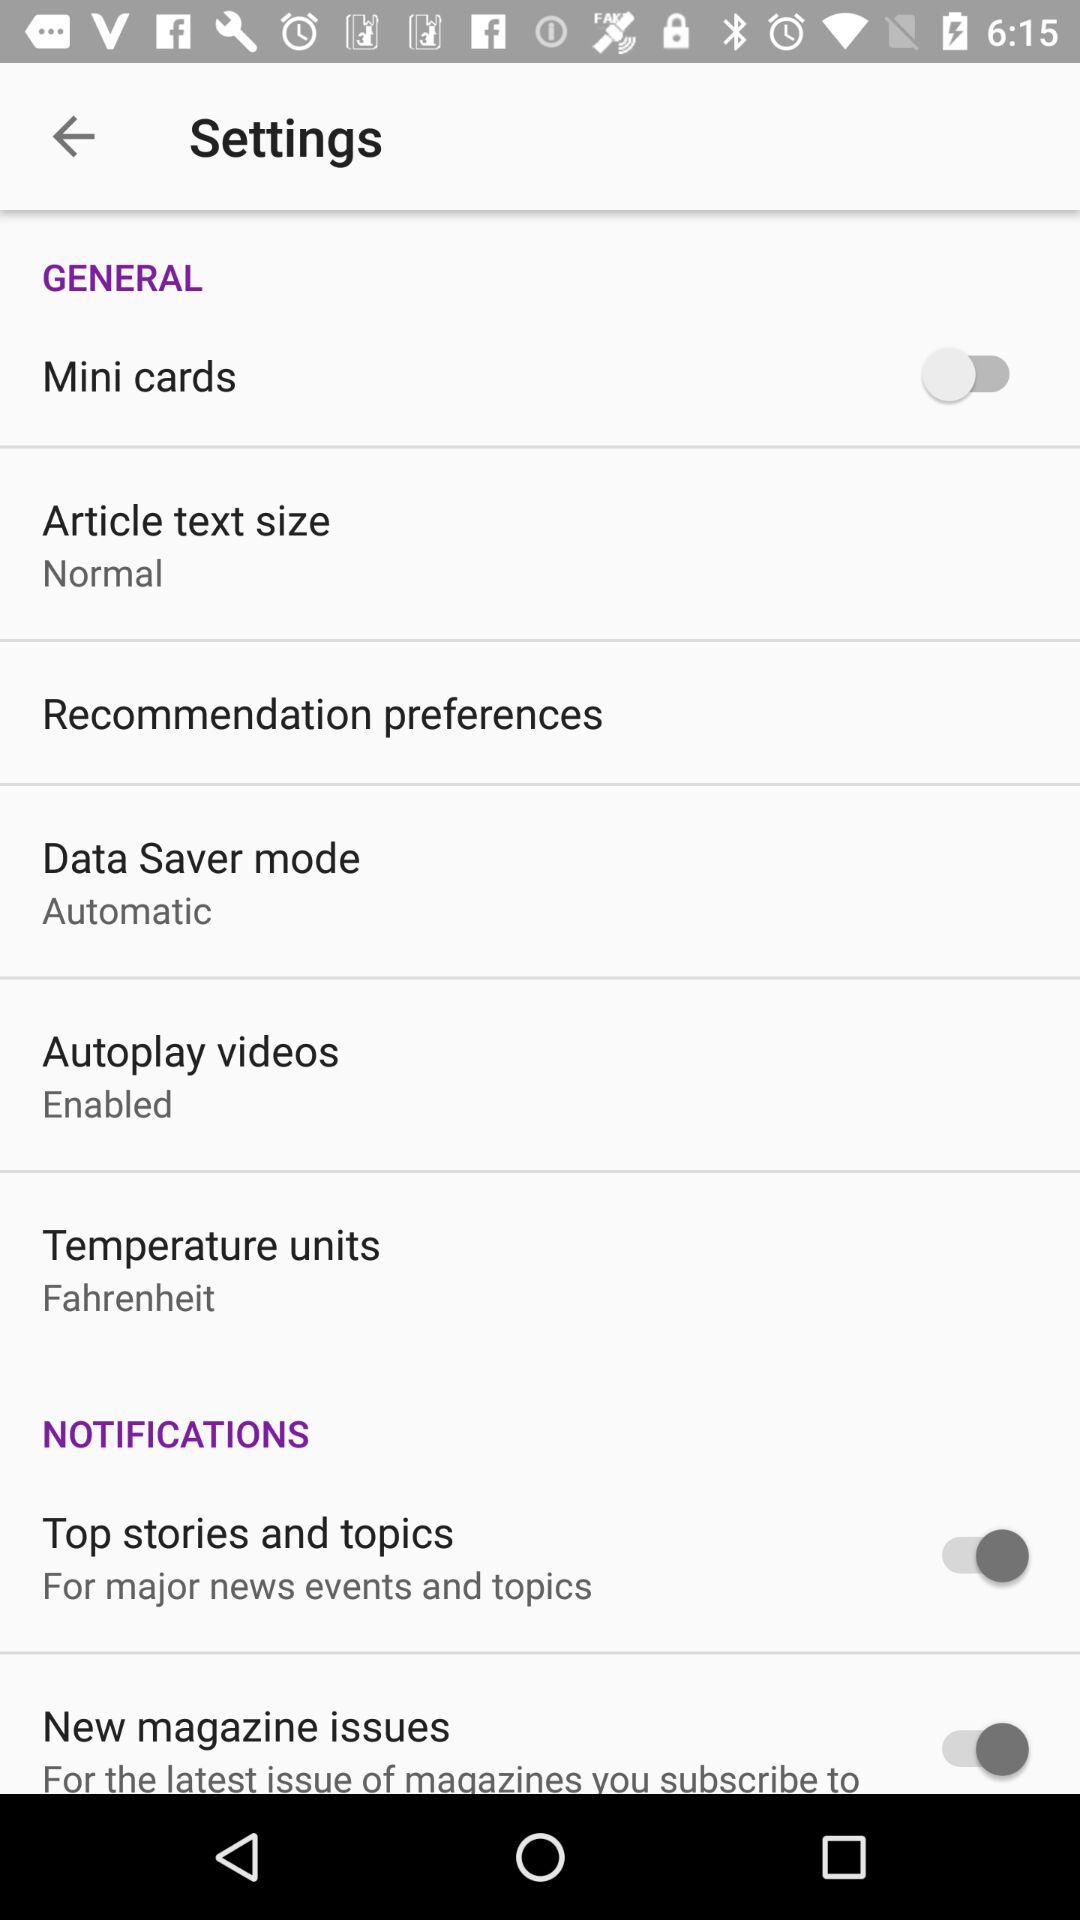 The image size is (1080, 1920). I want to click on the icon below for major news, so click(245, 1723).